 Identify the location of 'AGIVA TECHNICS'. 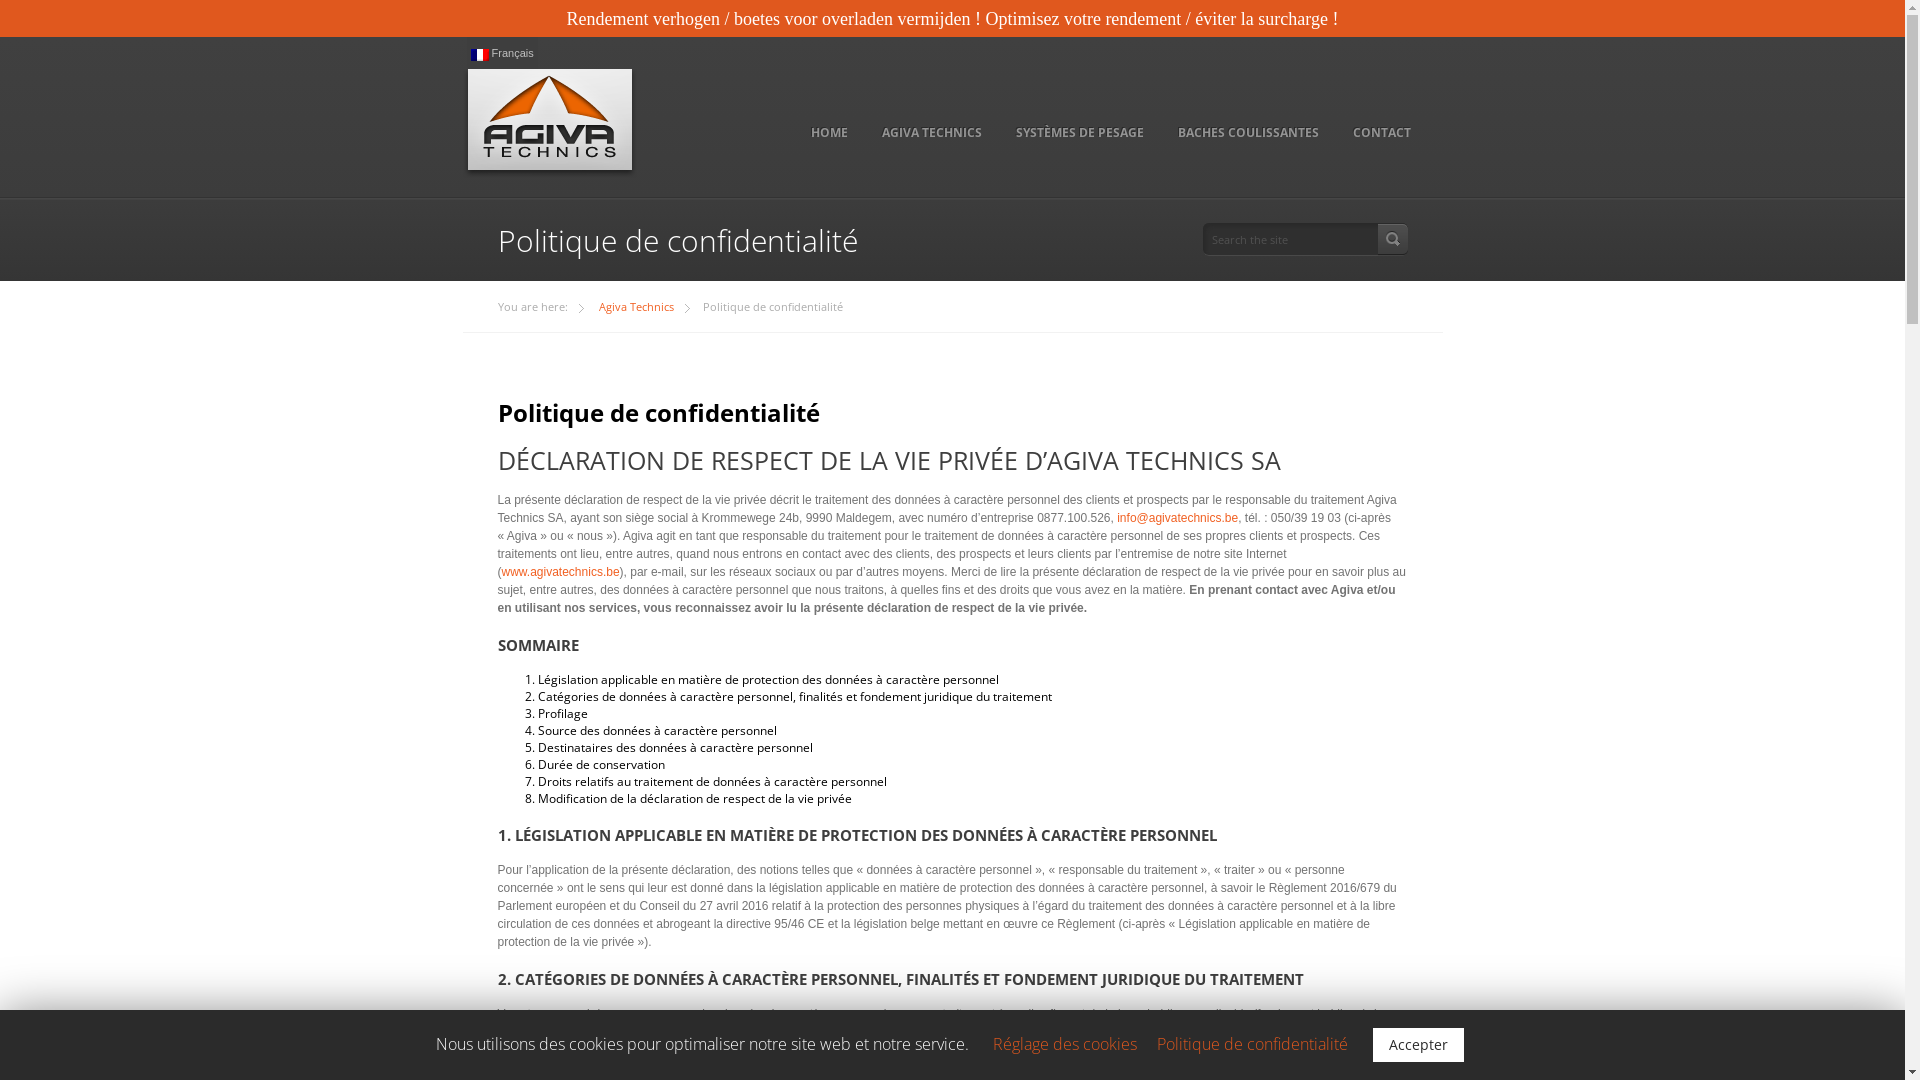
(864, 132).